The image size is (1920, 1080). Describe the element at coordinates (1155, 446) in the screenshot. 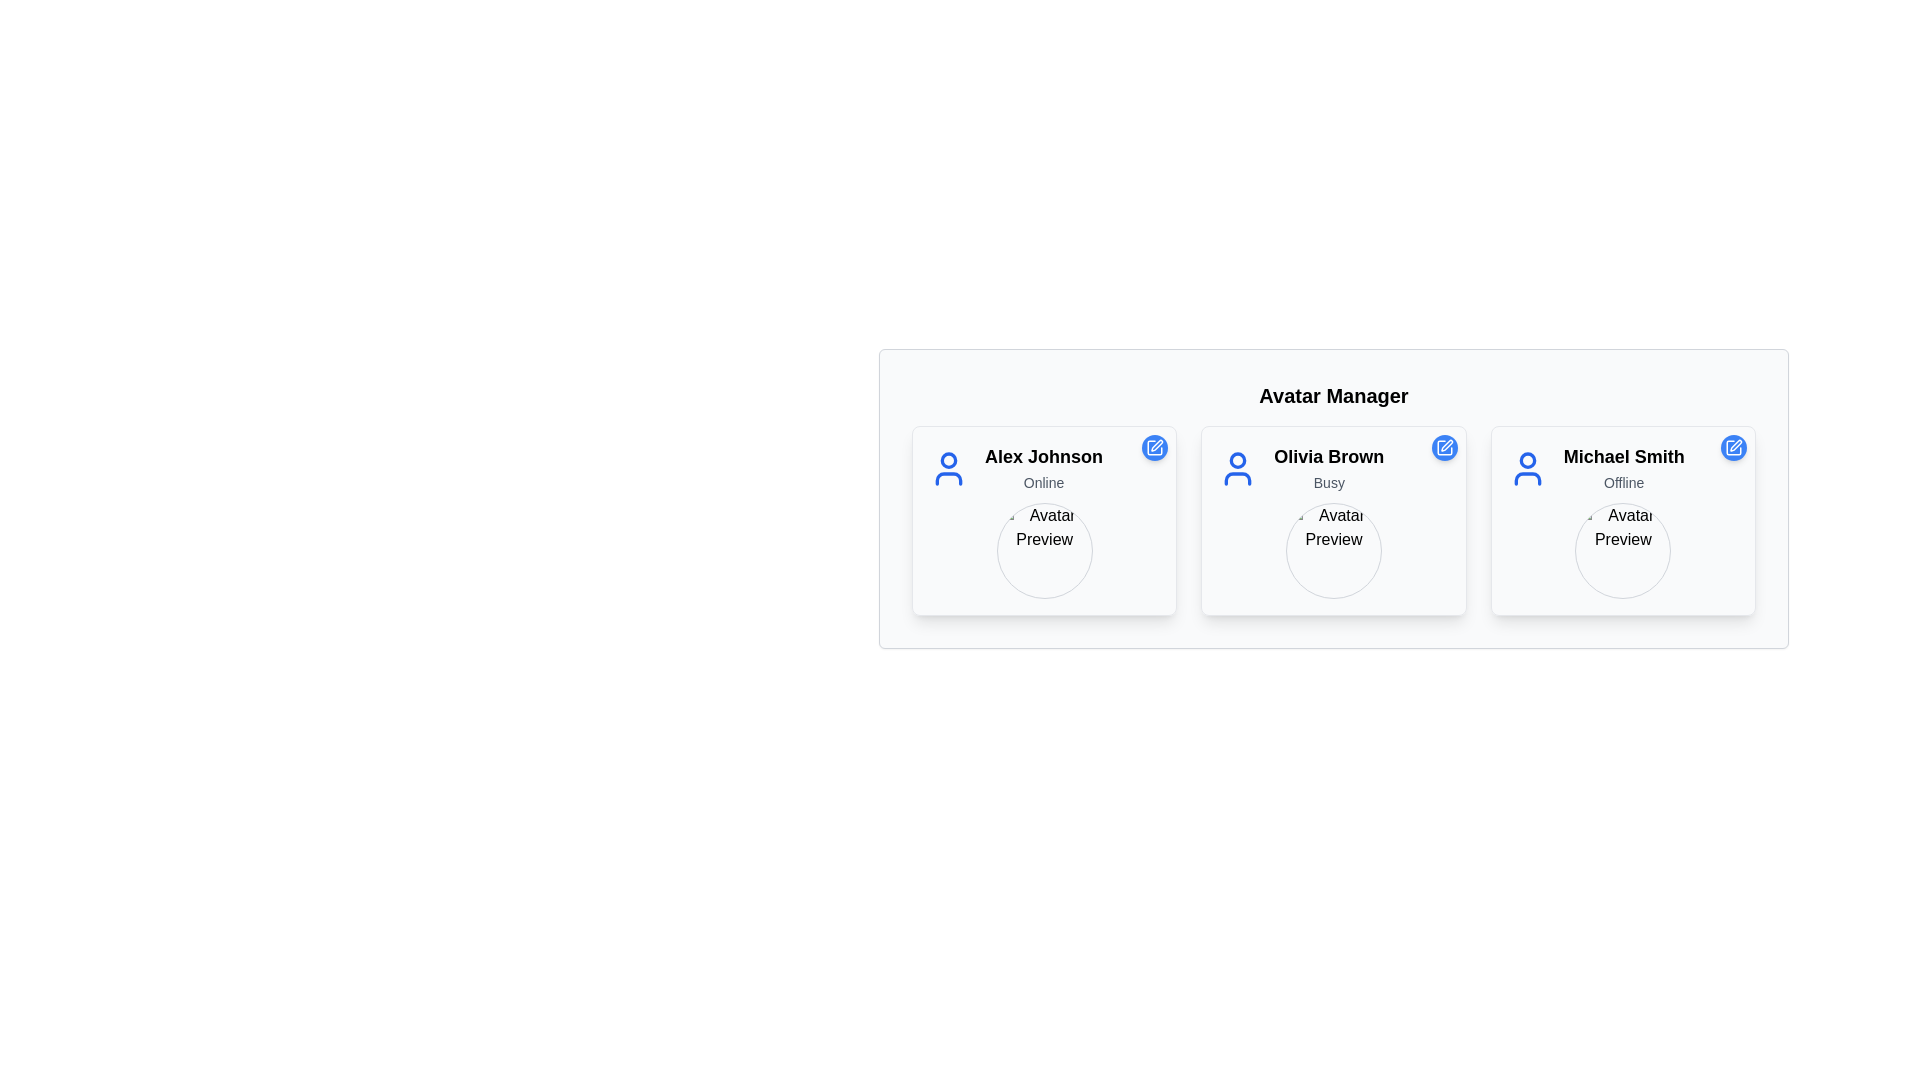

I see `the blue circular edit button with a white pen icon located at the top-right corner of Alex Johnson's user card` at that location.